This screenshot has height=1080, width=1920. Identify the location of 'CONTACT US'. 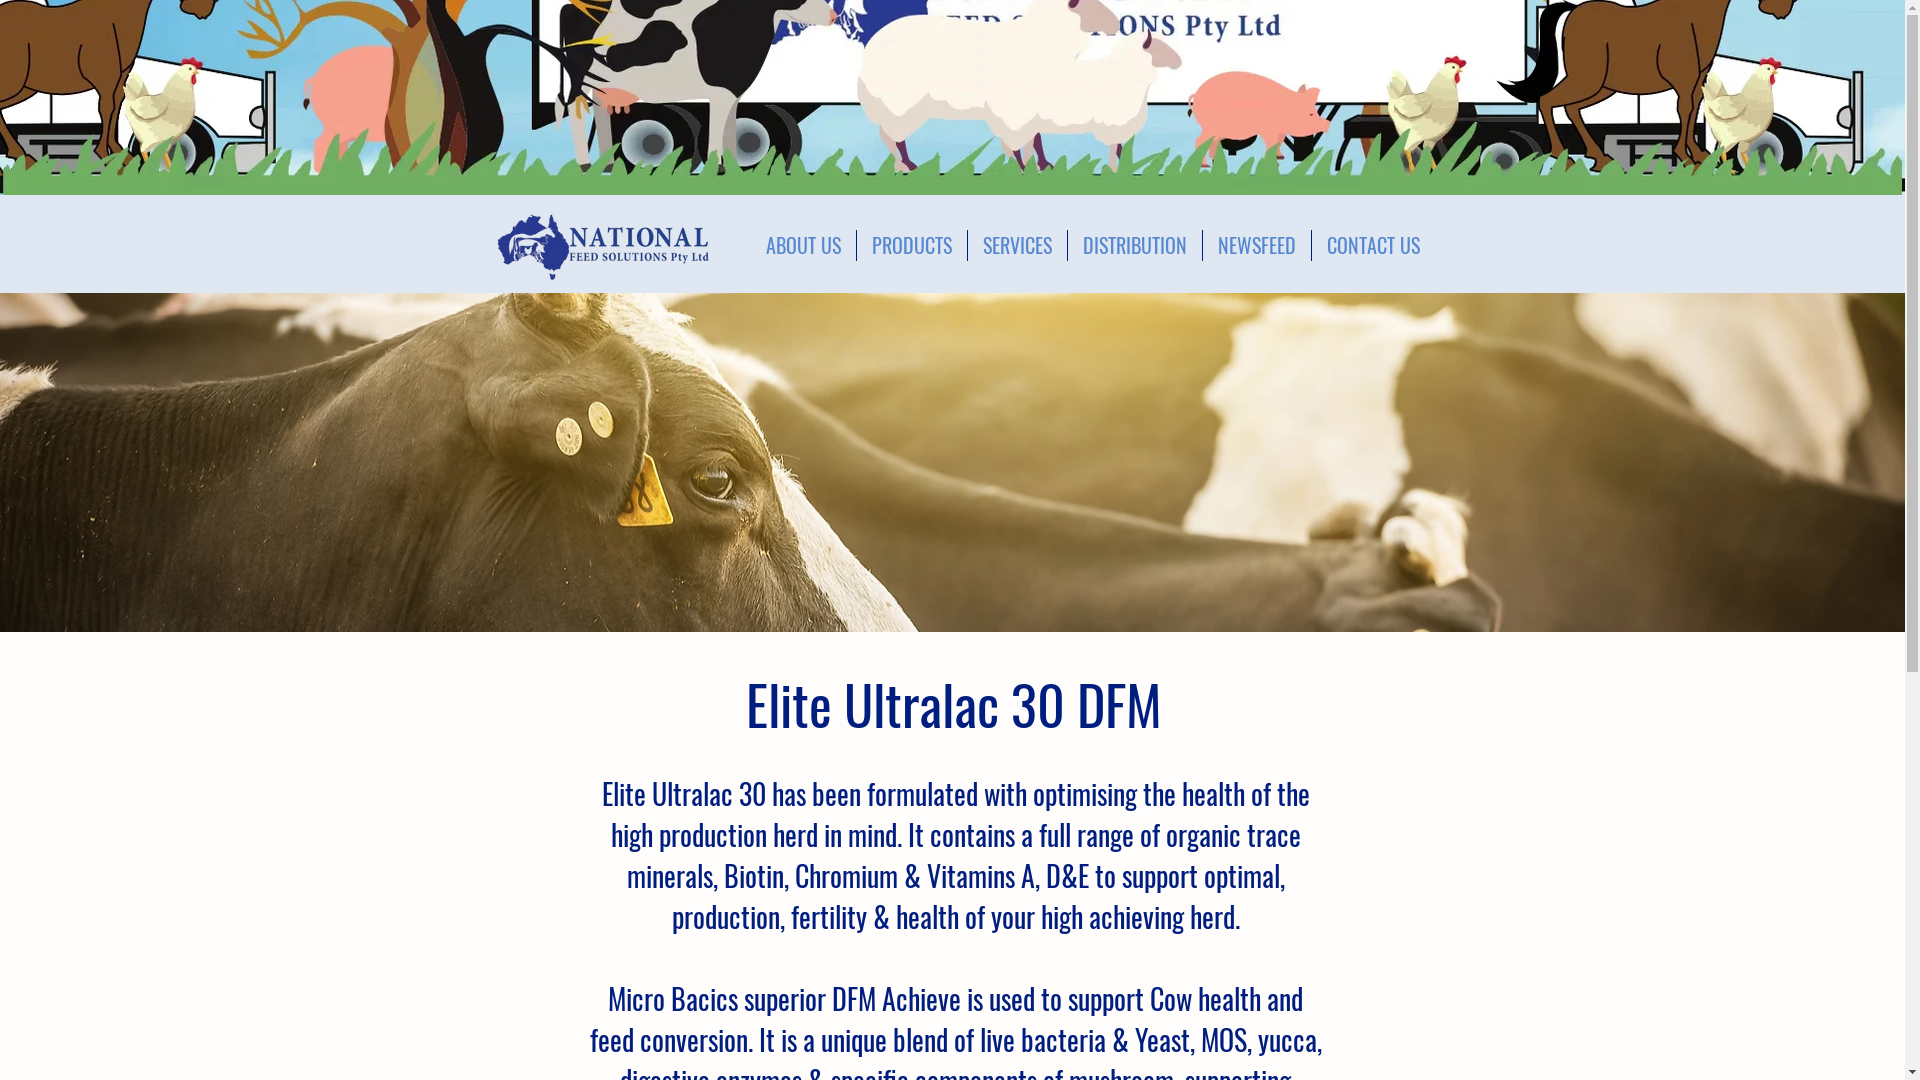
(1372, 244).